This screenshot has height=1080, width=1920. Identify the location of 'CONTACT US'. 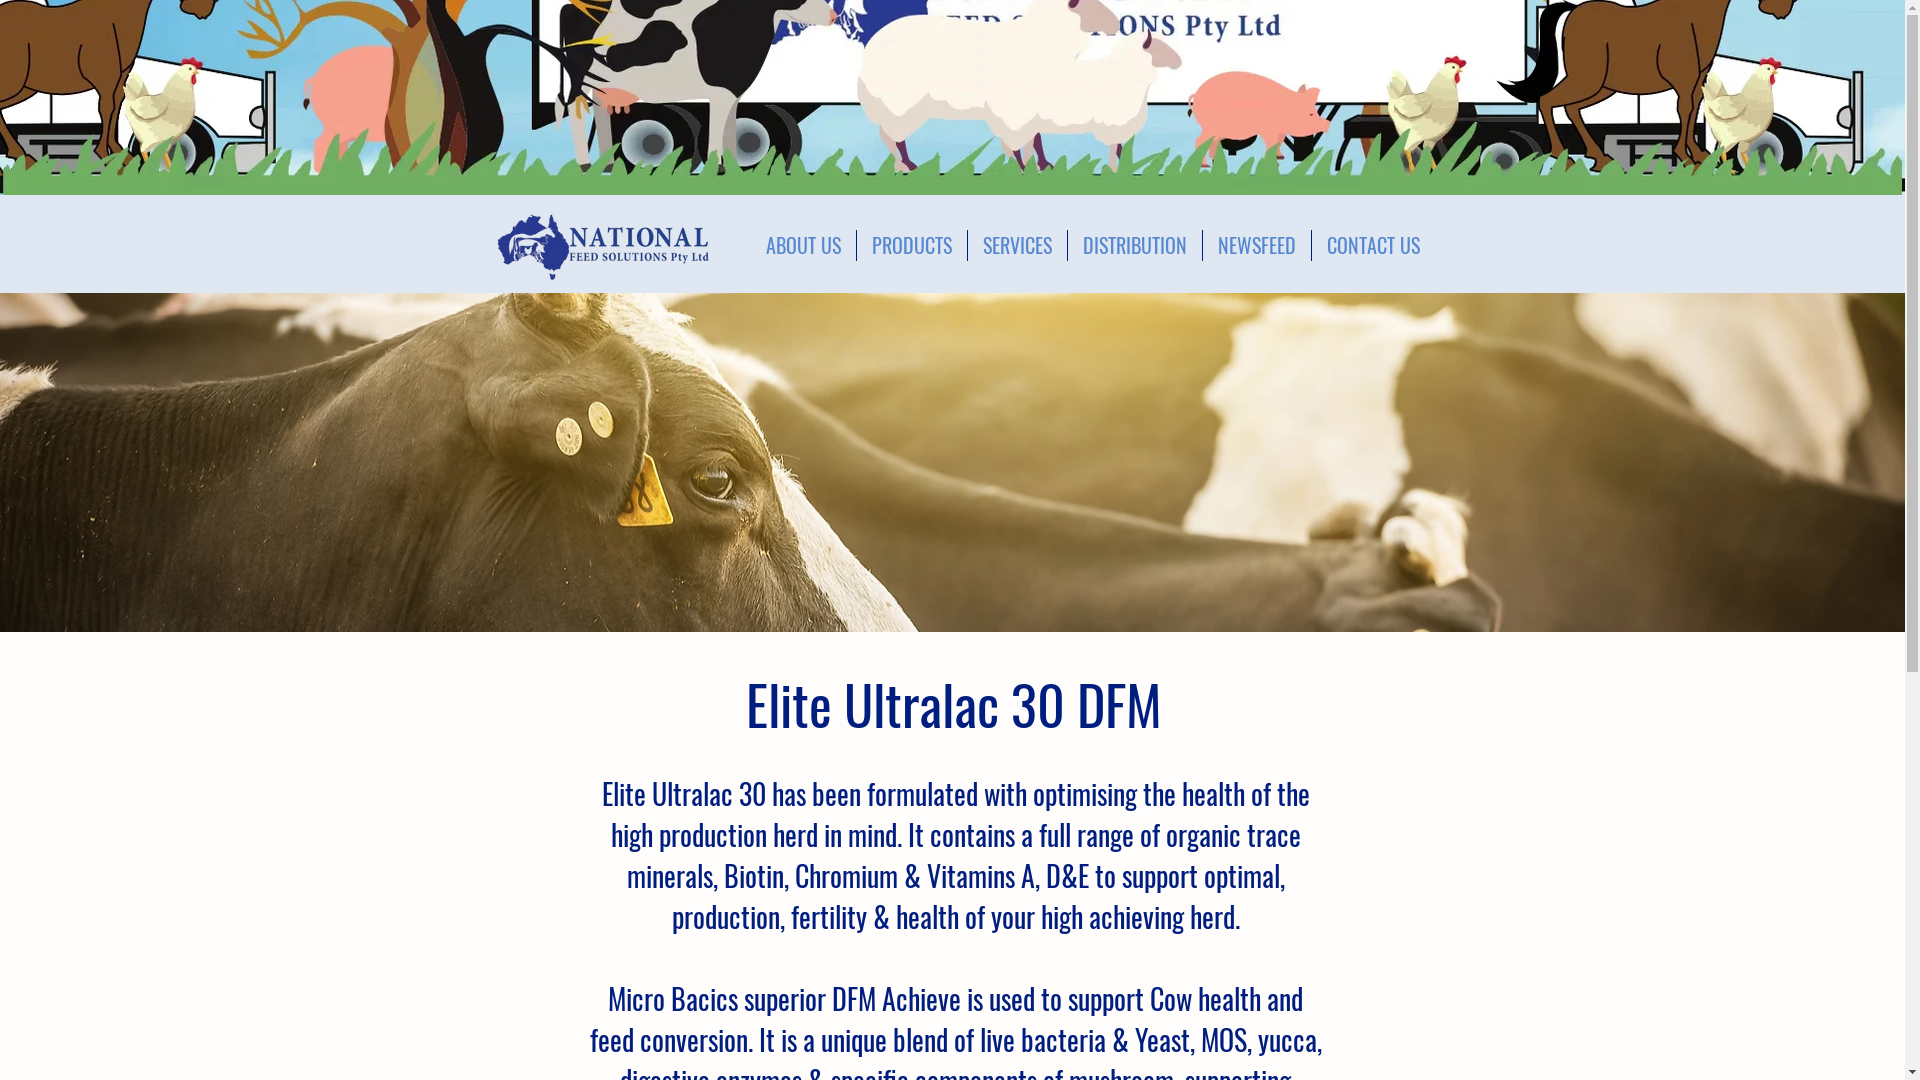
(1372, 244).